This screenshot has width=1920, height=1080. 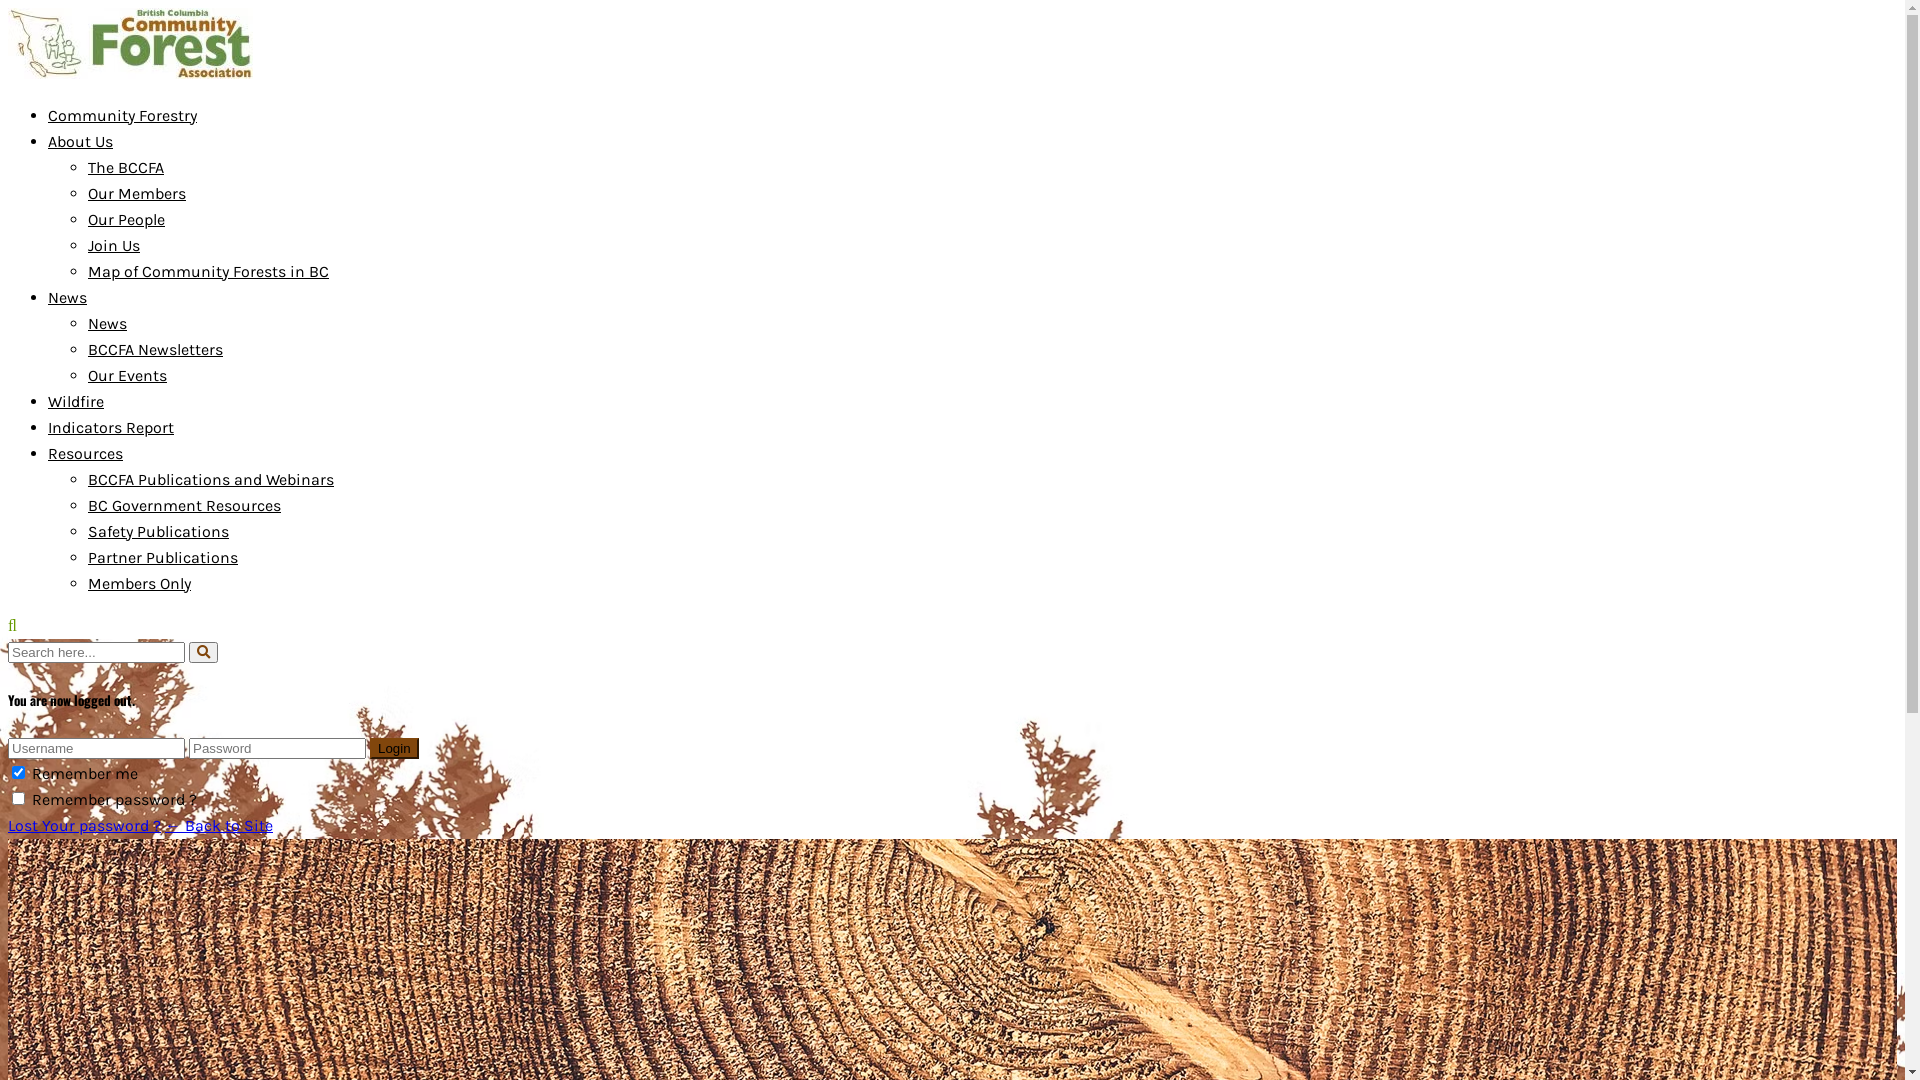 What do you see at coordinates (124, 166) in the screenshot?
I see `'The BCCFA'` at bounding box center [124, 166].